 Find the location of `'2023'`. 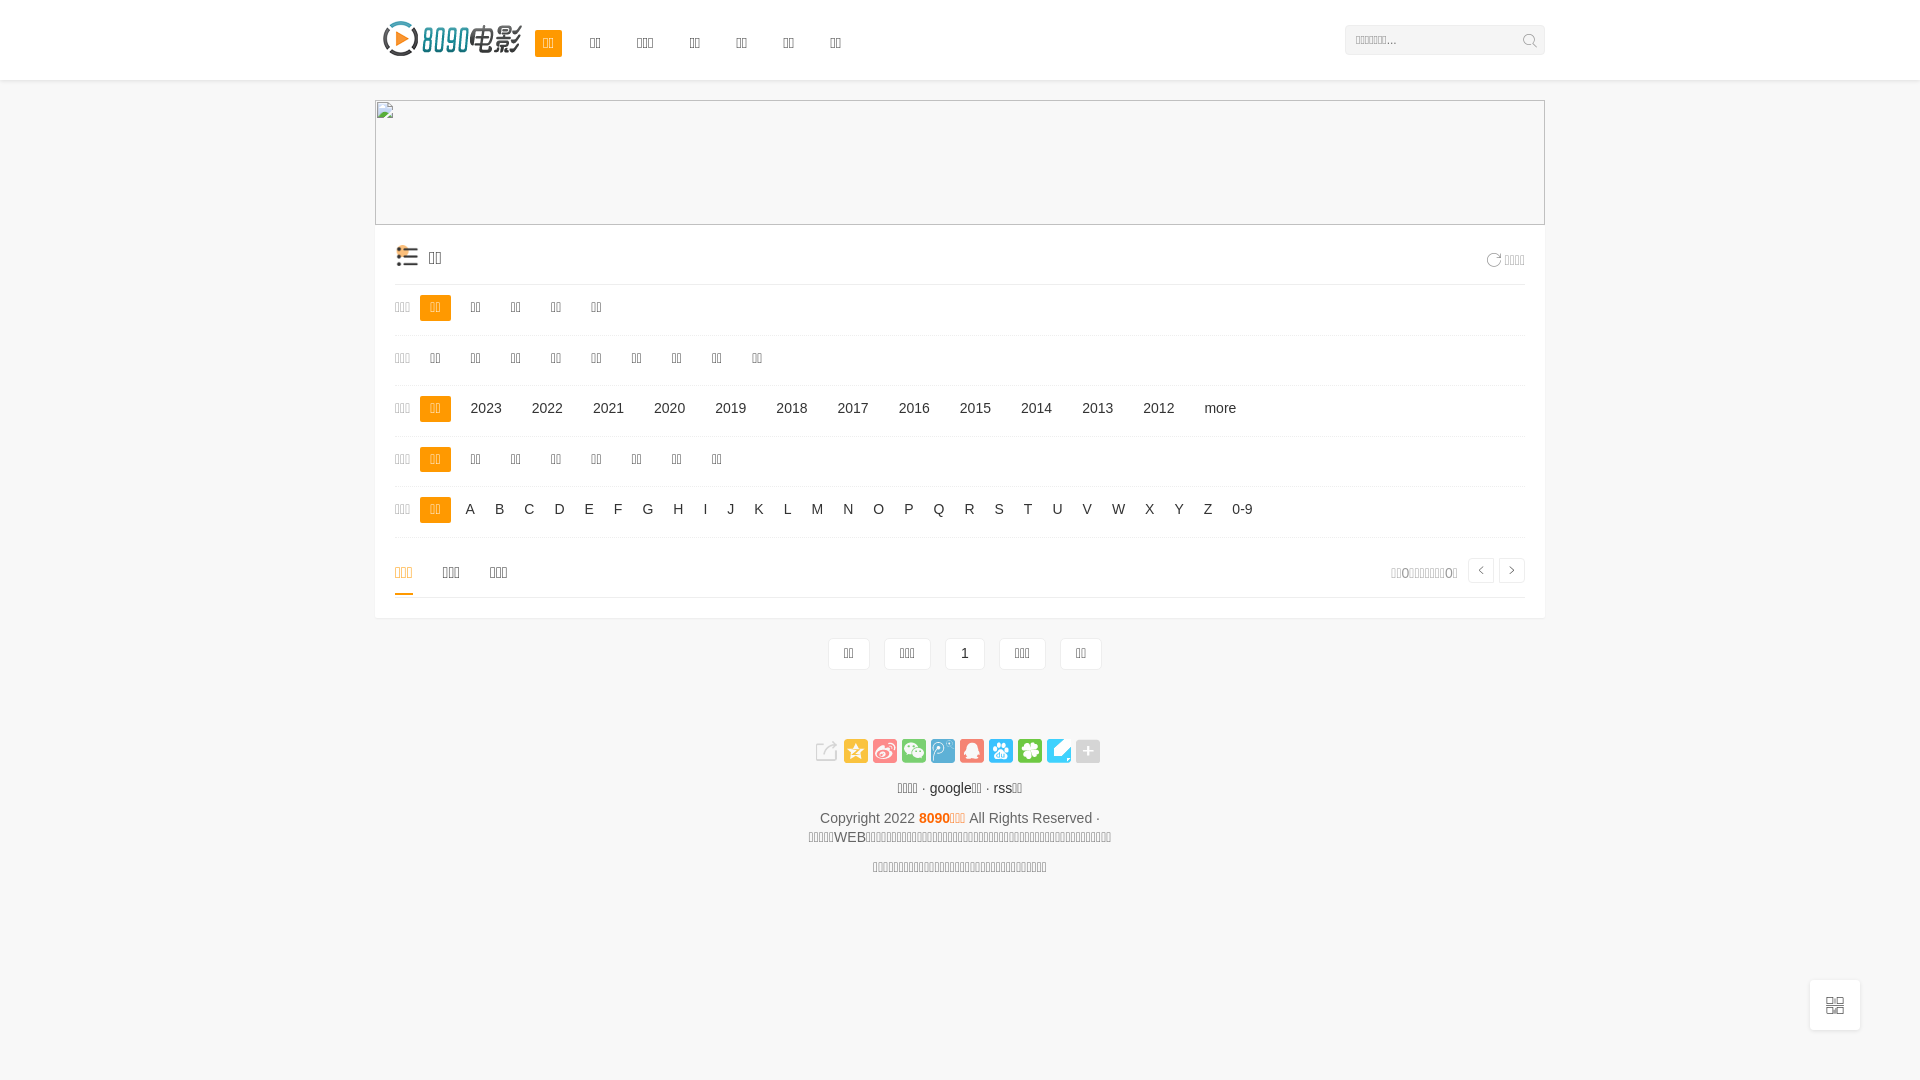

'2023' is located at coordinates (486, 407).